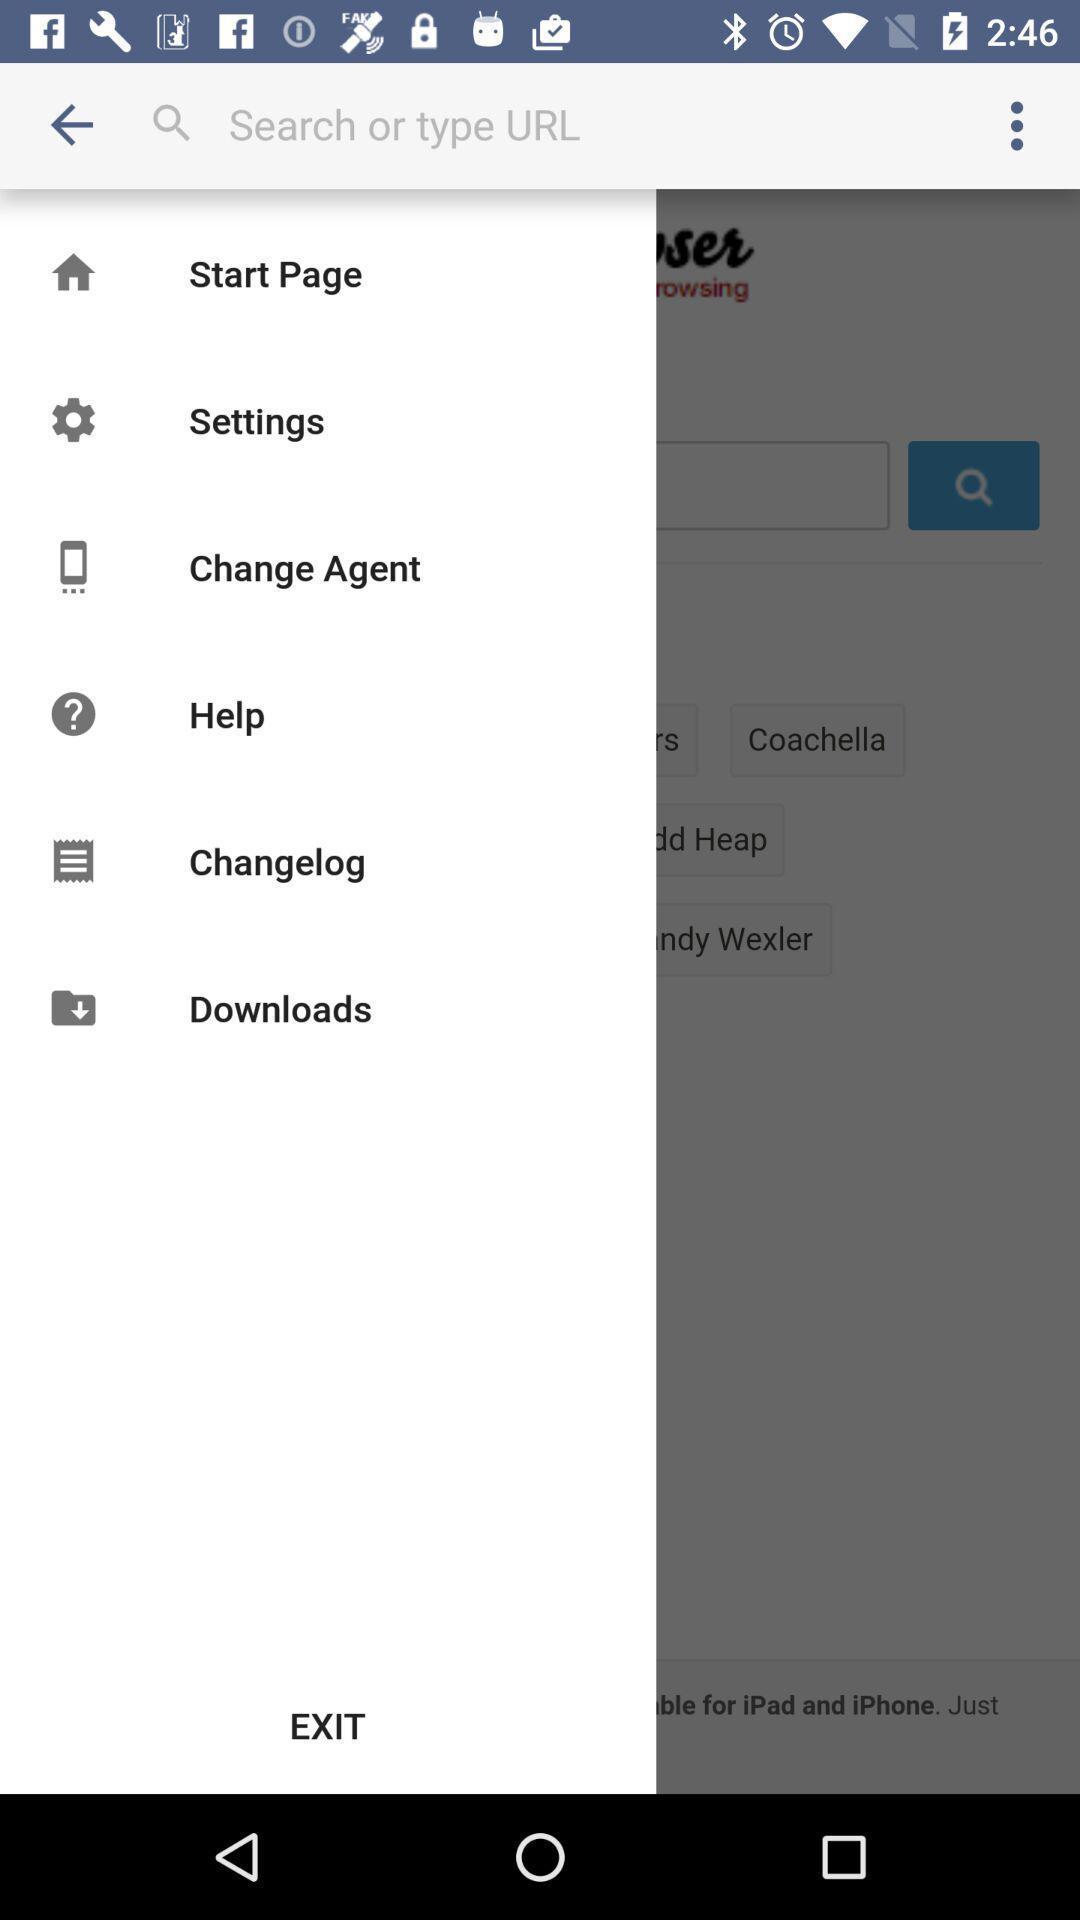  What do you see at coordinates (304, 565) in the screenshot?
I see `icon above the help item` at bounding box center [304, 565].